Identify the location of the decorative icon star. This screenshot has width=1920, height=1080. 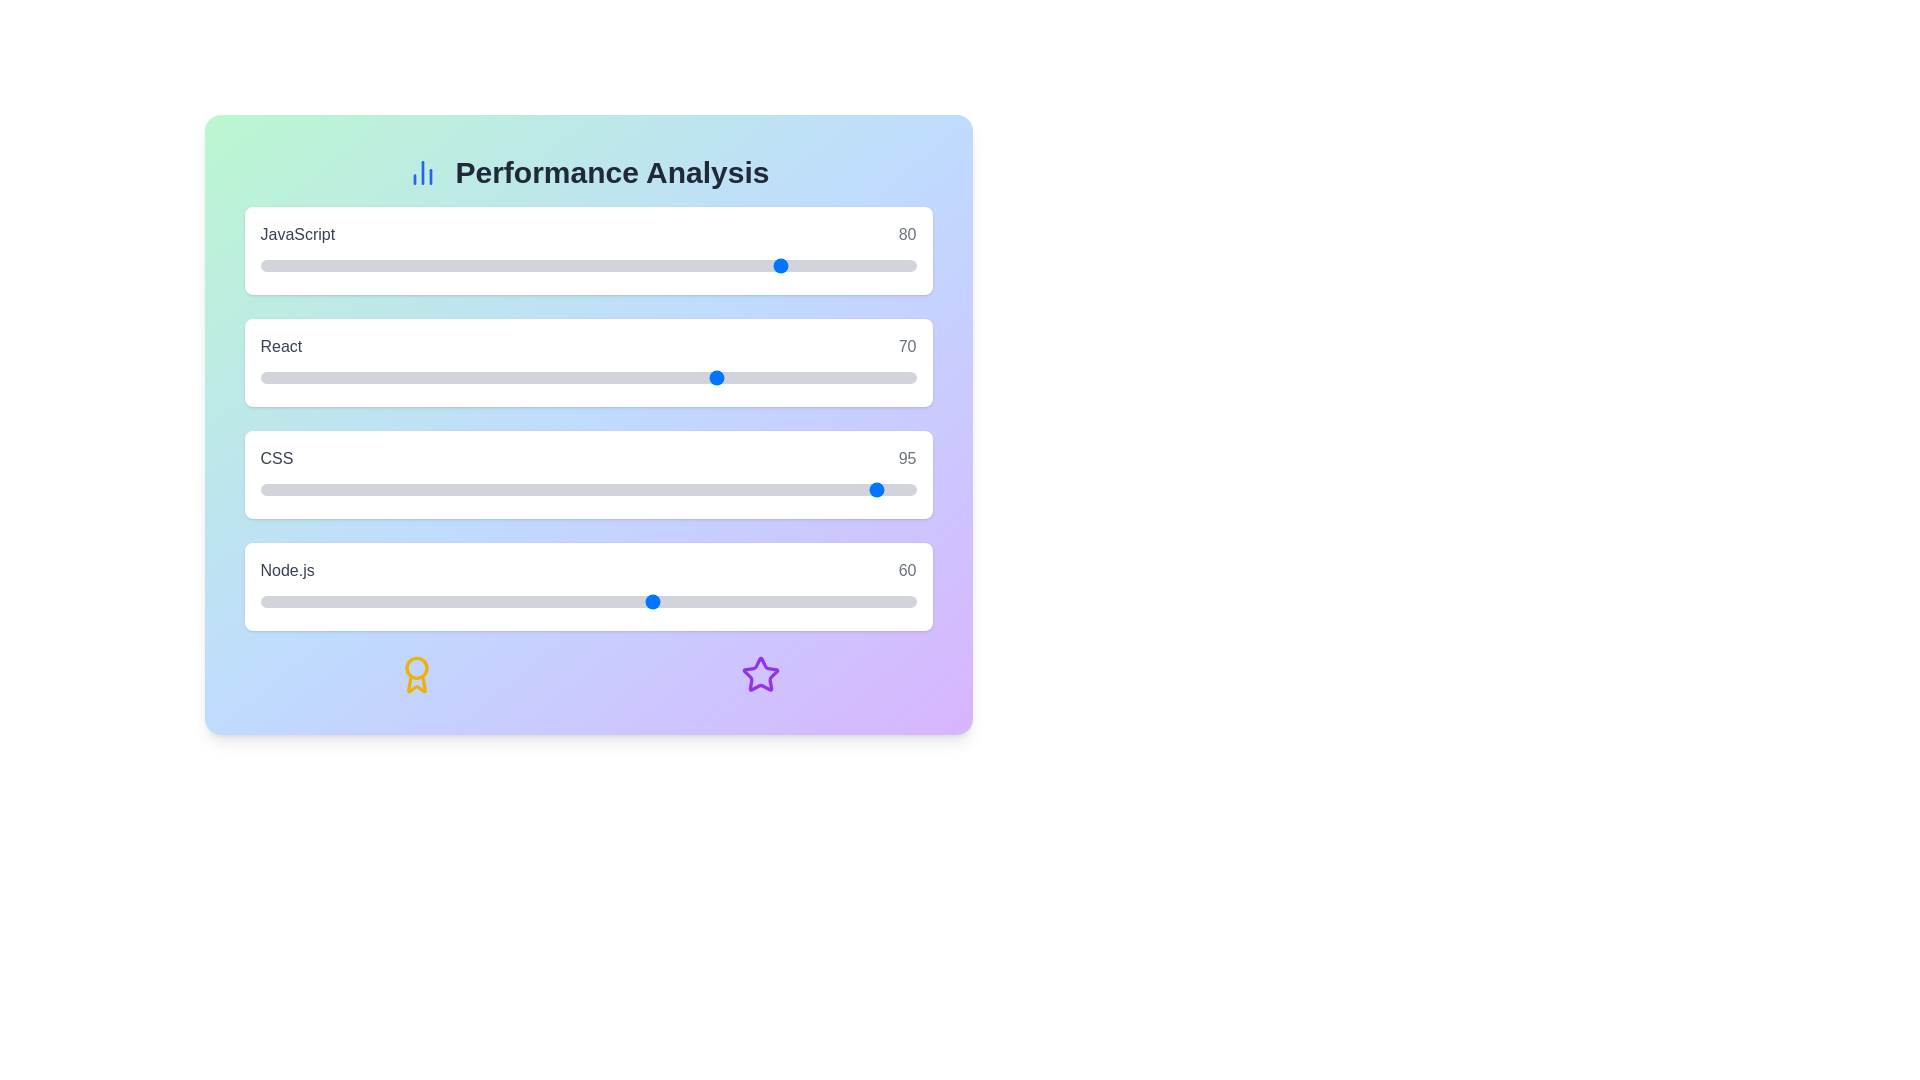
(759, 675).